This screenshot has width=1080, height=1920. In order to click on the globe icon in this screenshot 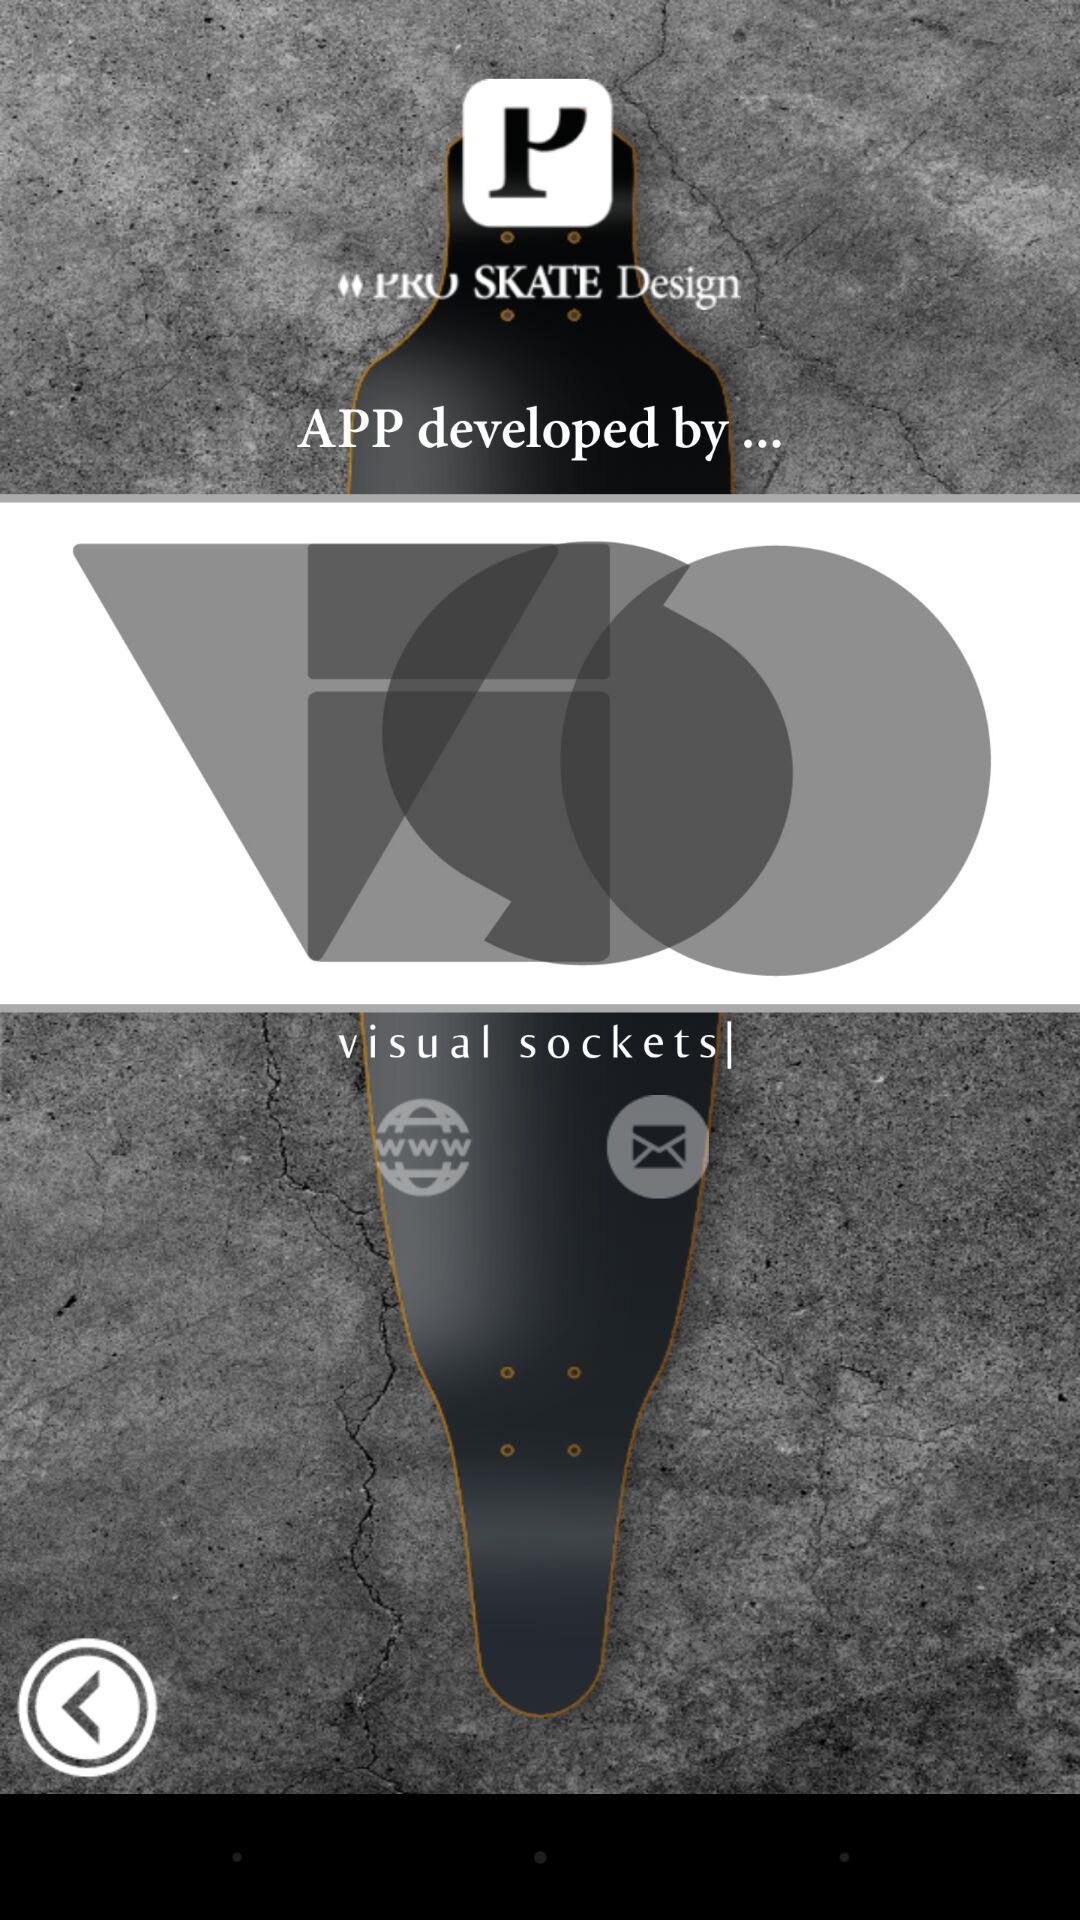, I will do `click(421, 1226)`.